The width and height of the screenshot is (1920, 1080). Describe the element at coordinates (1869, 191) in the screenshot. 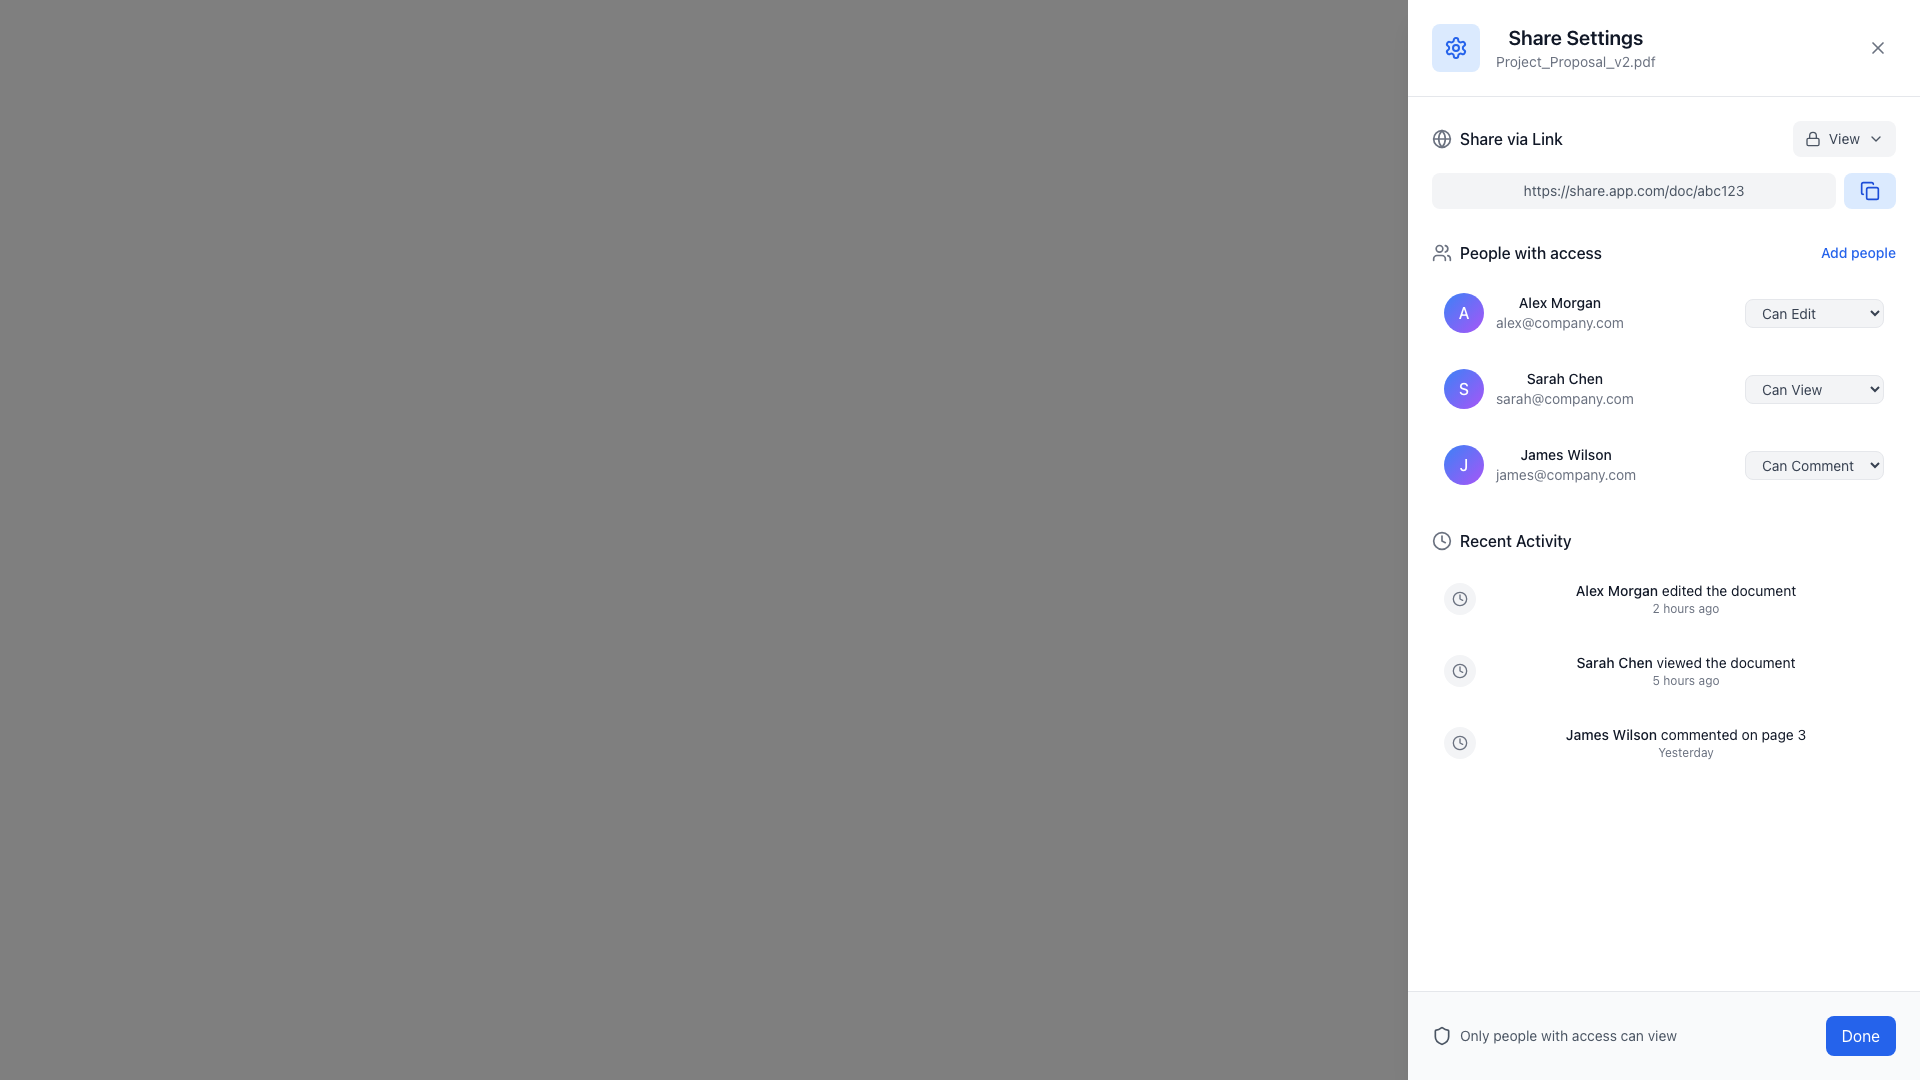

I see `the button with rounded corners and a blue background, which has an icon of two overlapping rectangles` at that location.